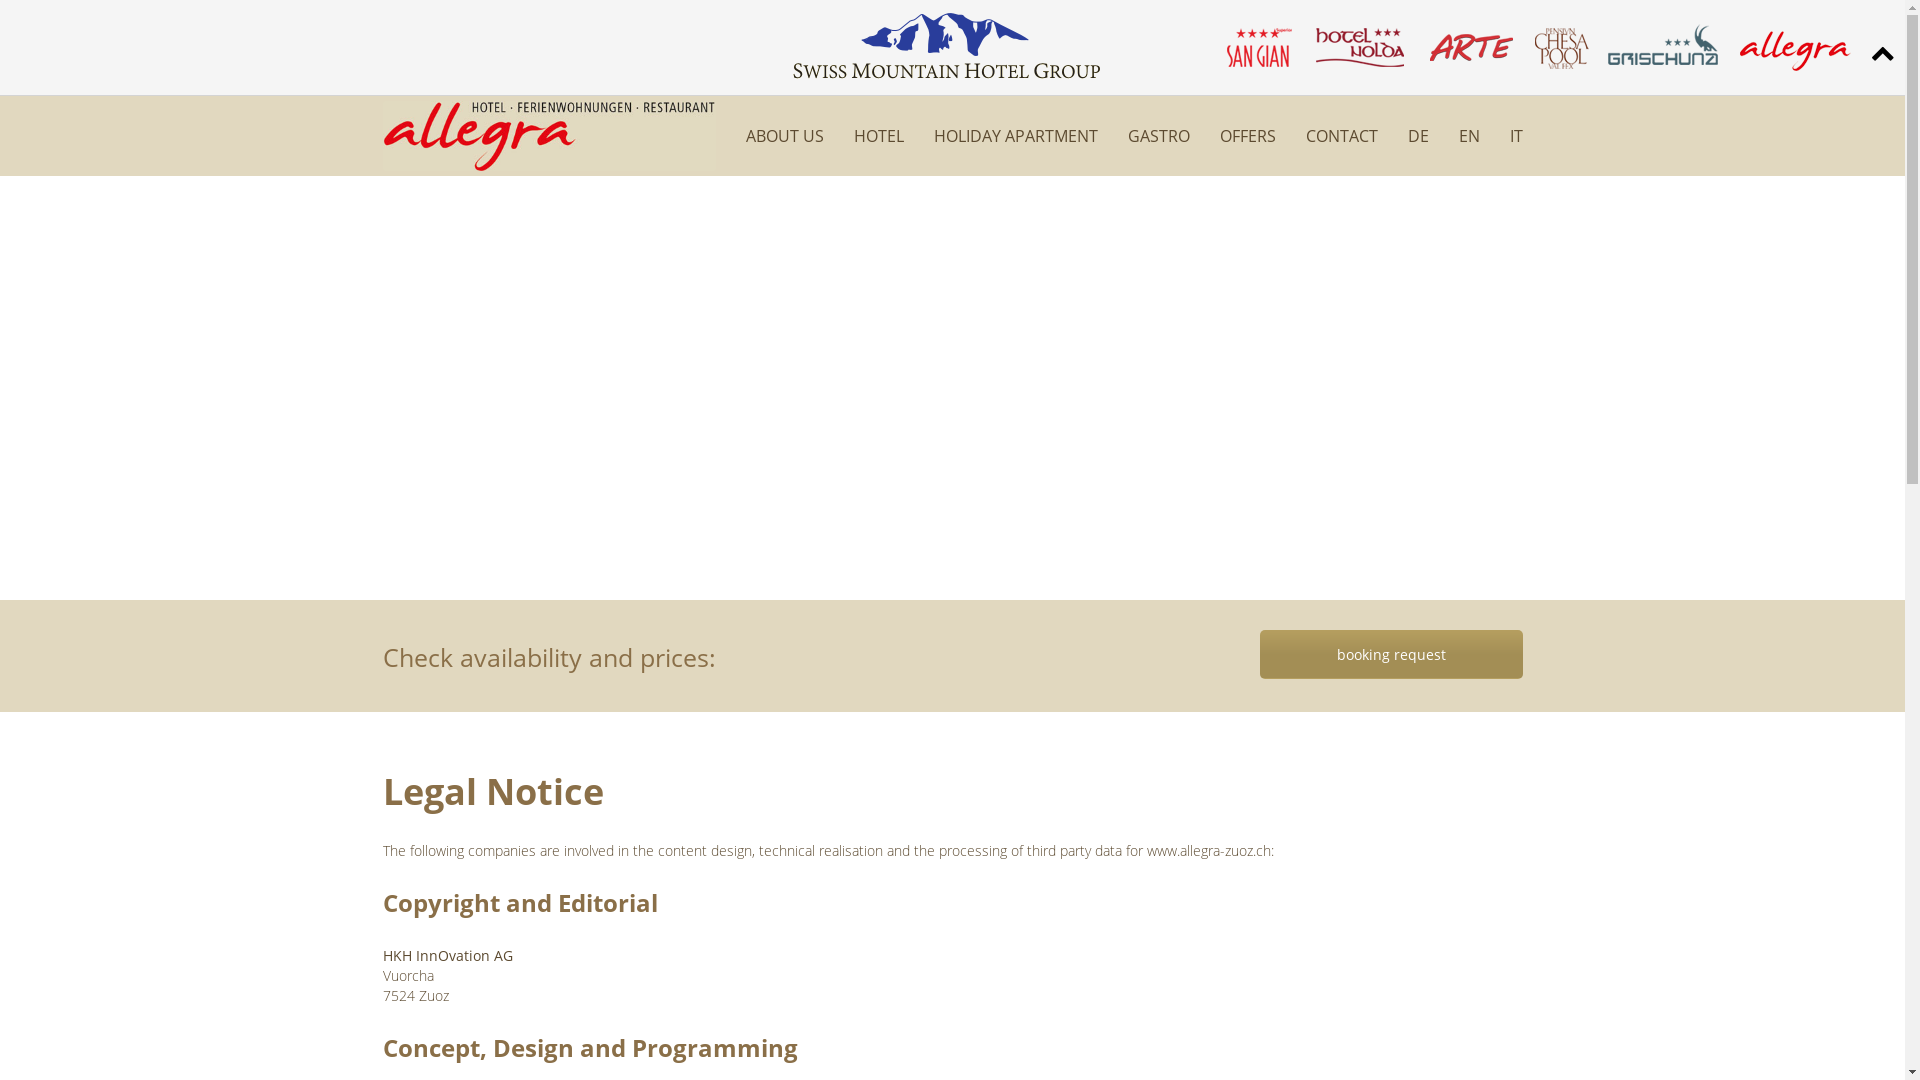 Image resolution: width=1920 pixels, height=1080 pixels. I want to click on 'IT', so click(1516, 135).